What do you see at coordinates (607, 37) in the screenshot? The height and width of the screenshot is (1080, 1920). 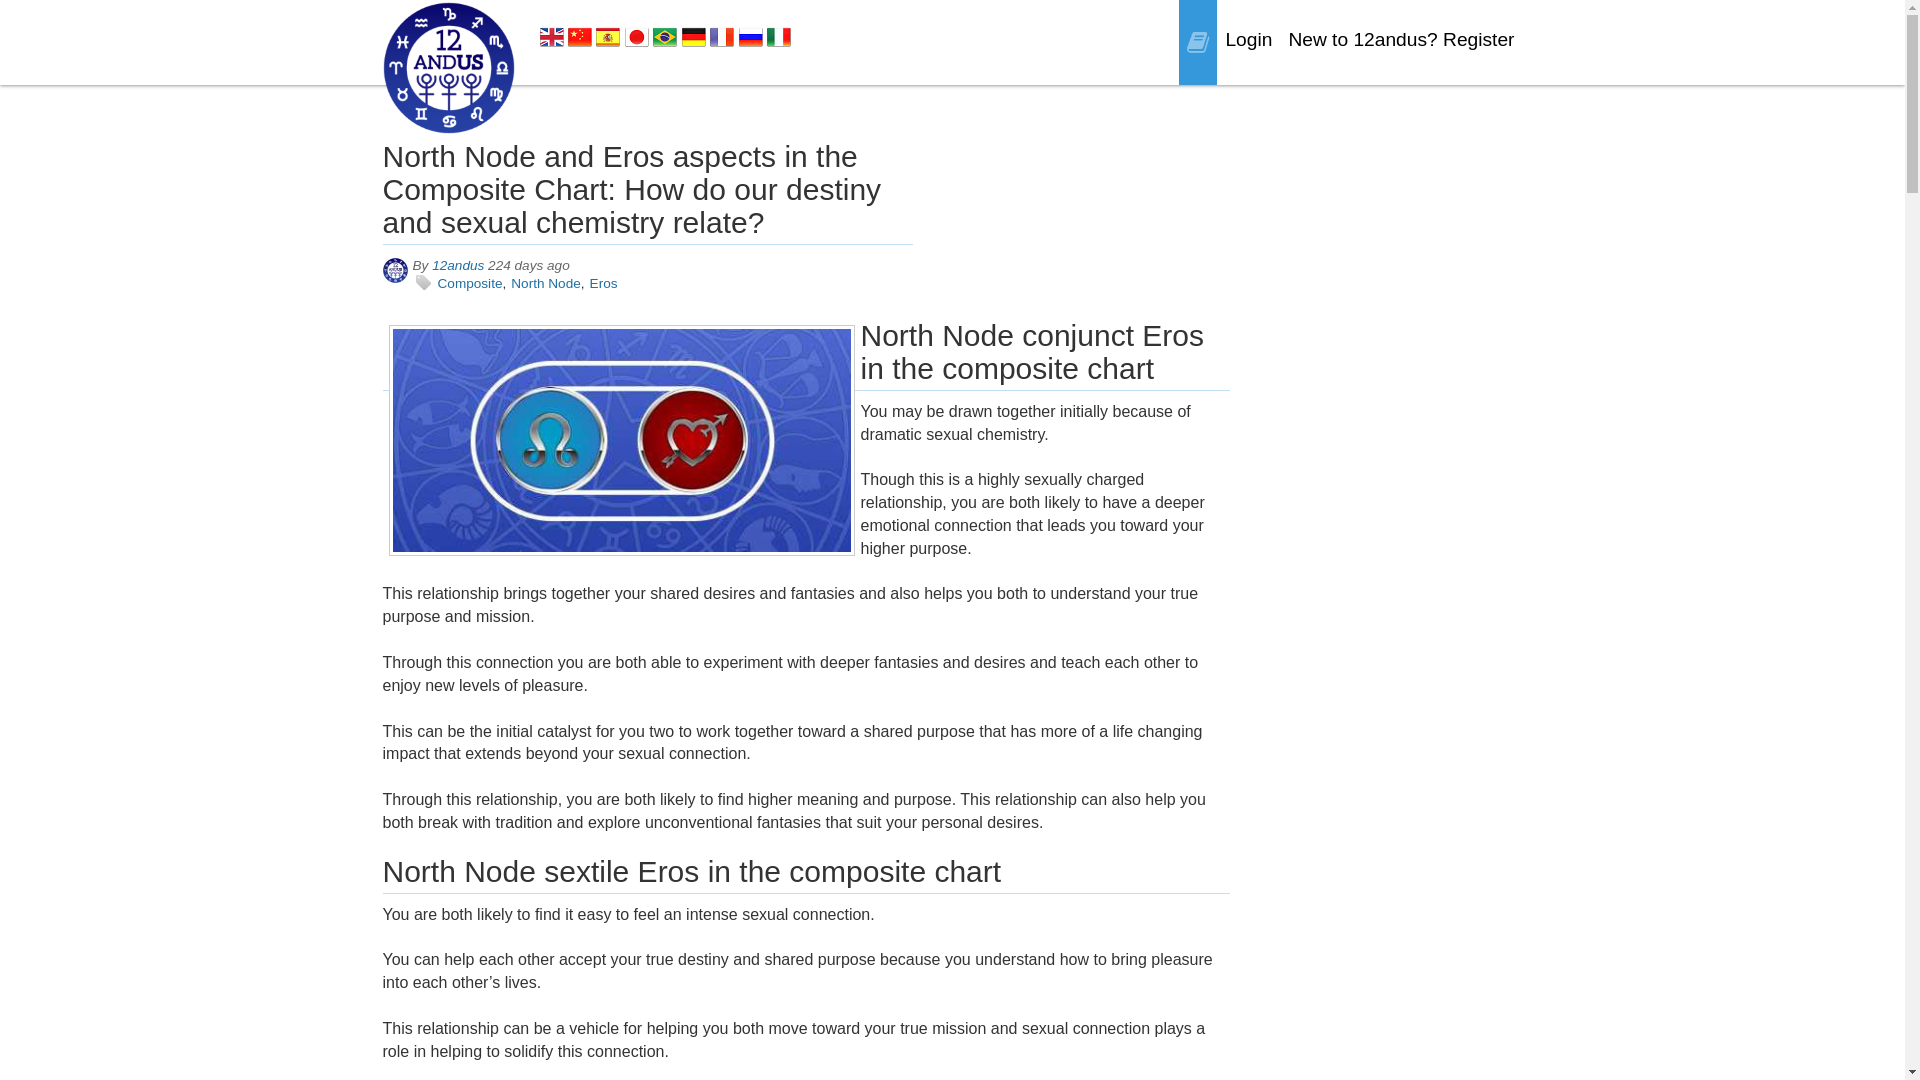 I see `'Spanish'` at bounding box center [607, 37].